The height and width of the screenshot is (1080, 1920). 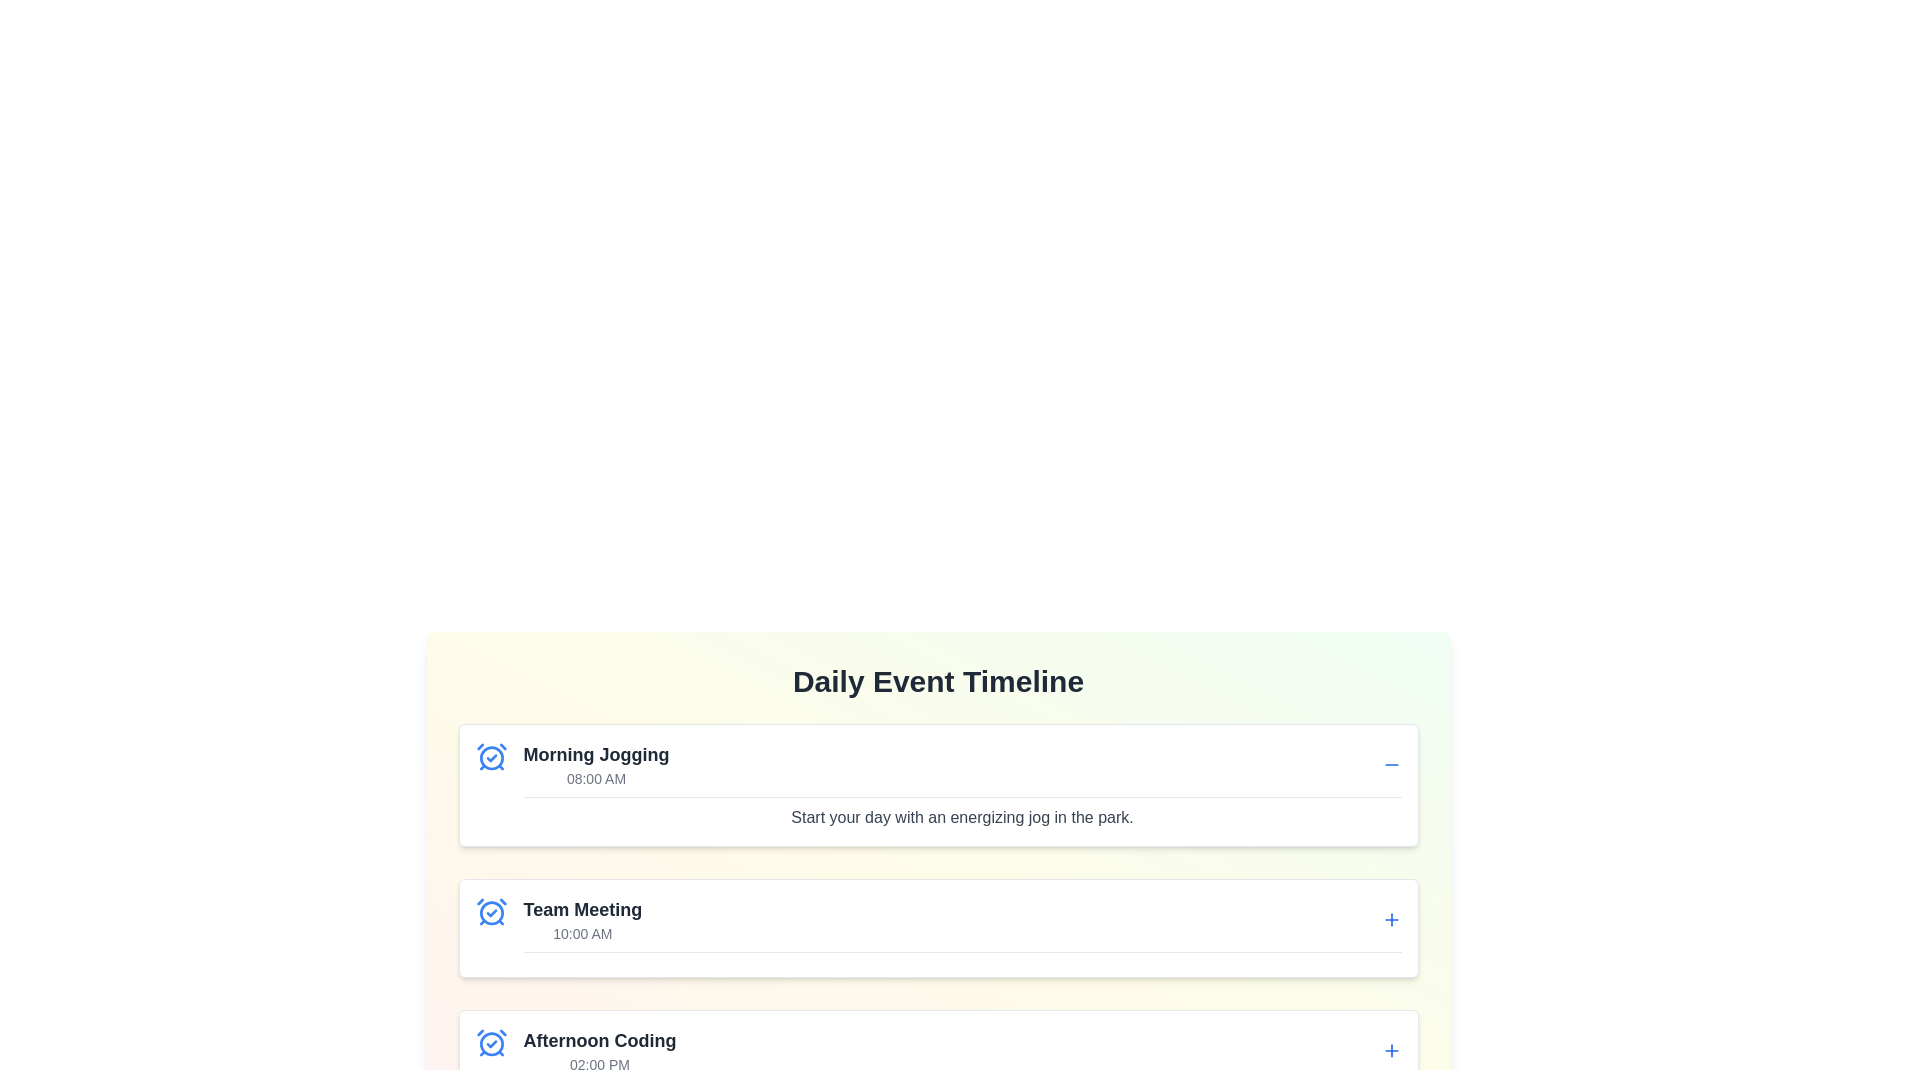 What do you see at coordinates (581, 920) in the screenshot?
I see `the text block displaying 'Team Meeting' and '10:00 AM', located in the second event card under the 'Daily Event Timeline', positioned between 'Morning Jogging' and 'Afternoon Coding'` at bounding box center [581, 920].